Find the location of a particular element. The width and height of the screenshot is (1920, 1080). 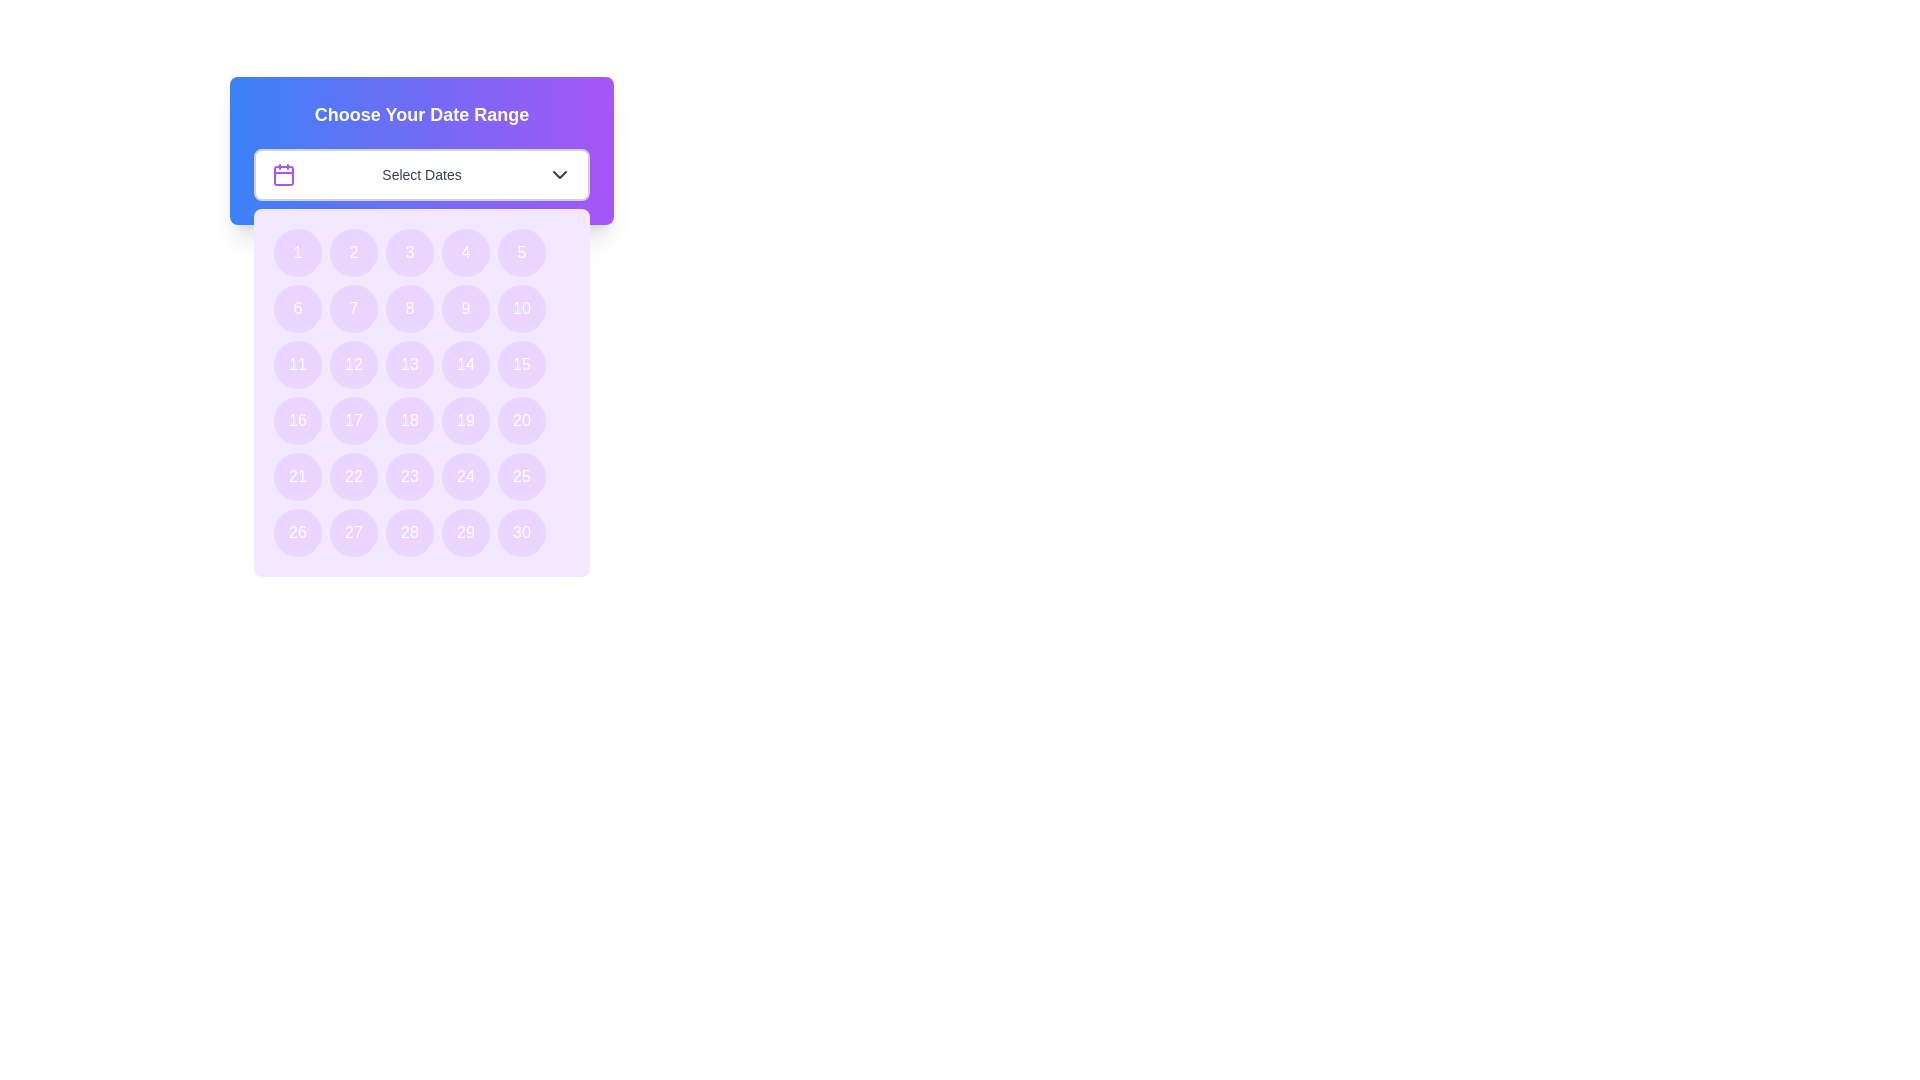

the button representing the selectable day '30' in the date picker calendar interface is located at coordinates (522, 531).